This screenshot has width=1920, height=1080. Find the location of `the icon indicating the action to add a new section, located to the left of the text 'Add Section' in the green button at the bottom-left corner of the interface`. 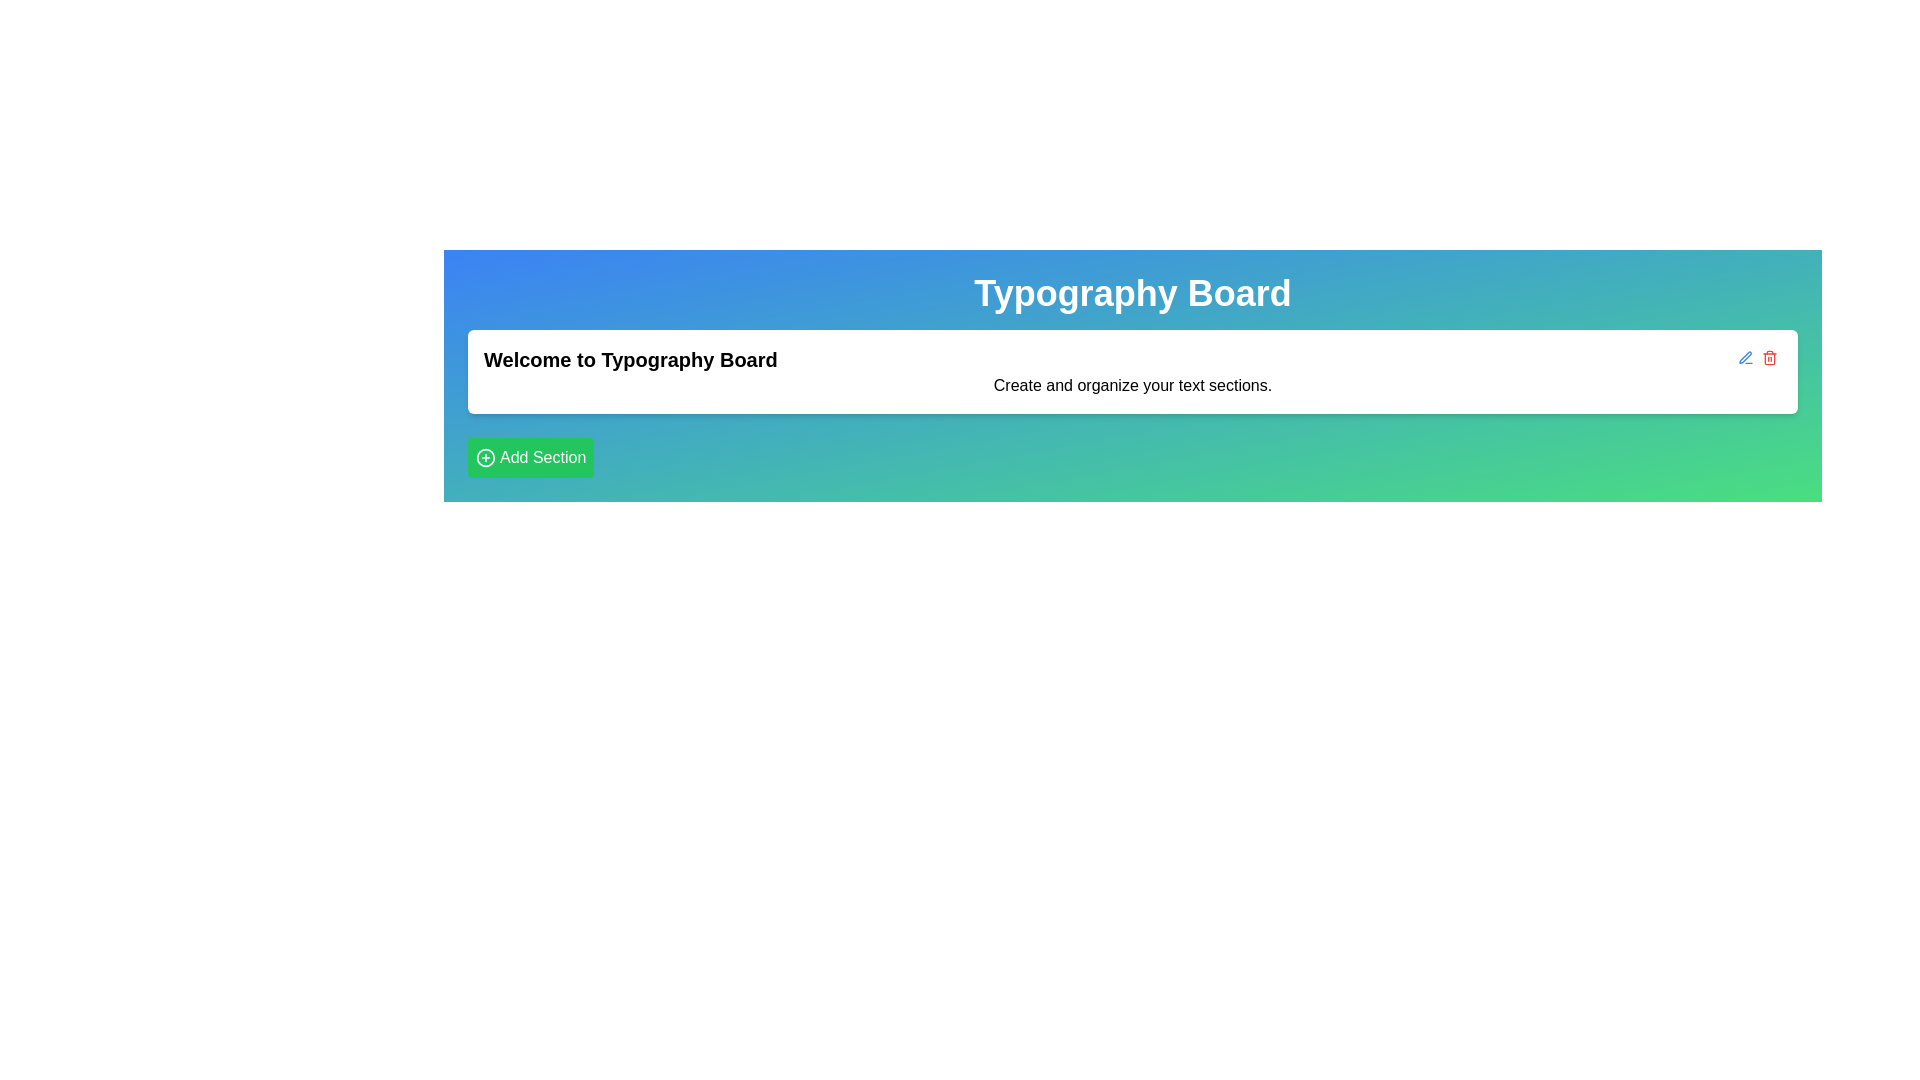

the icon indicating the action to add a new section, located to the left of the text 'Add Section' in the green button at the bottom-left corner of the interface is located at coordinates (485, 458).